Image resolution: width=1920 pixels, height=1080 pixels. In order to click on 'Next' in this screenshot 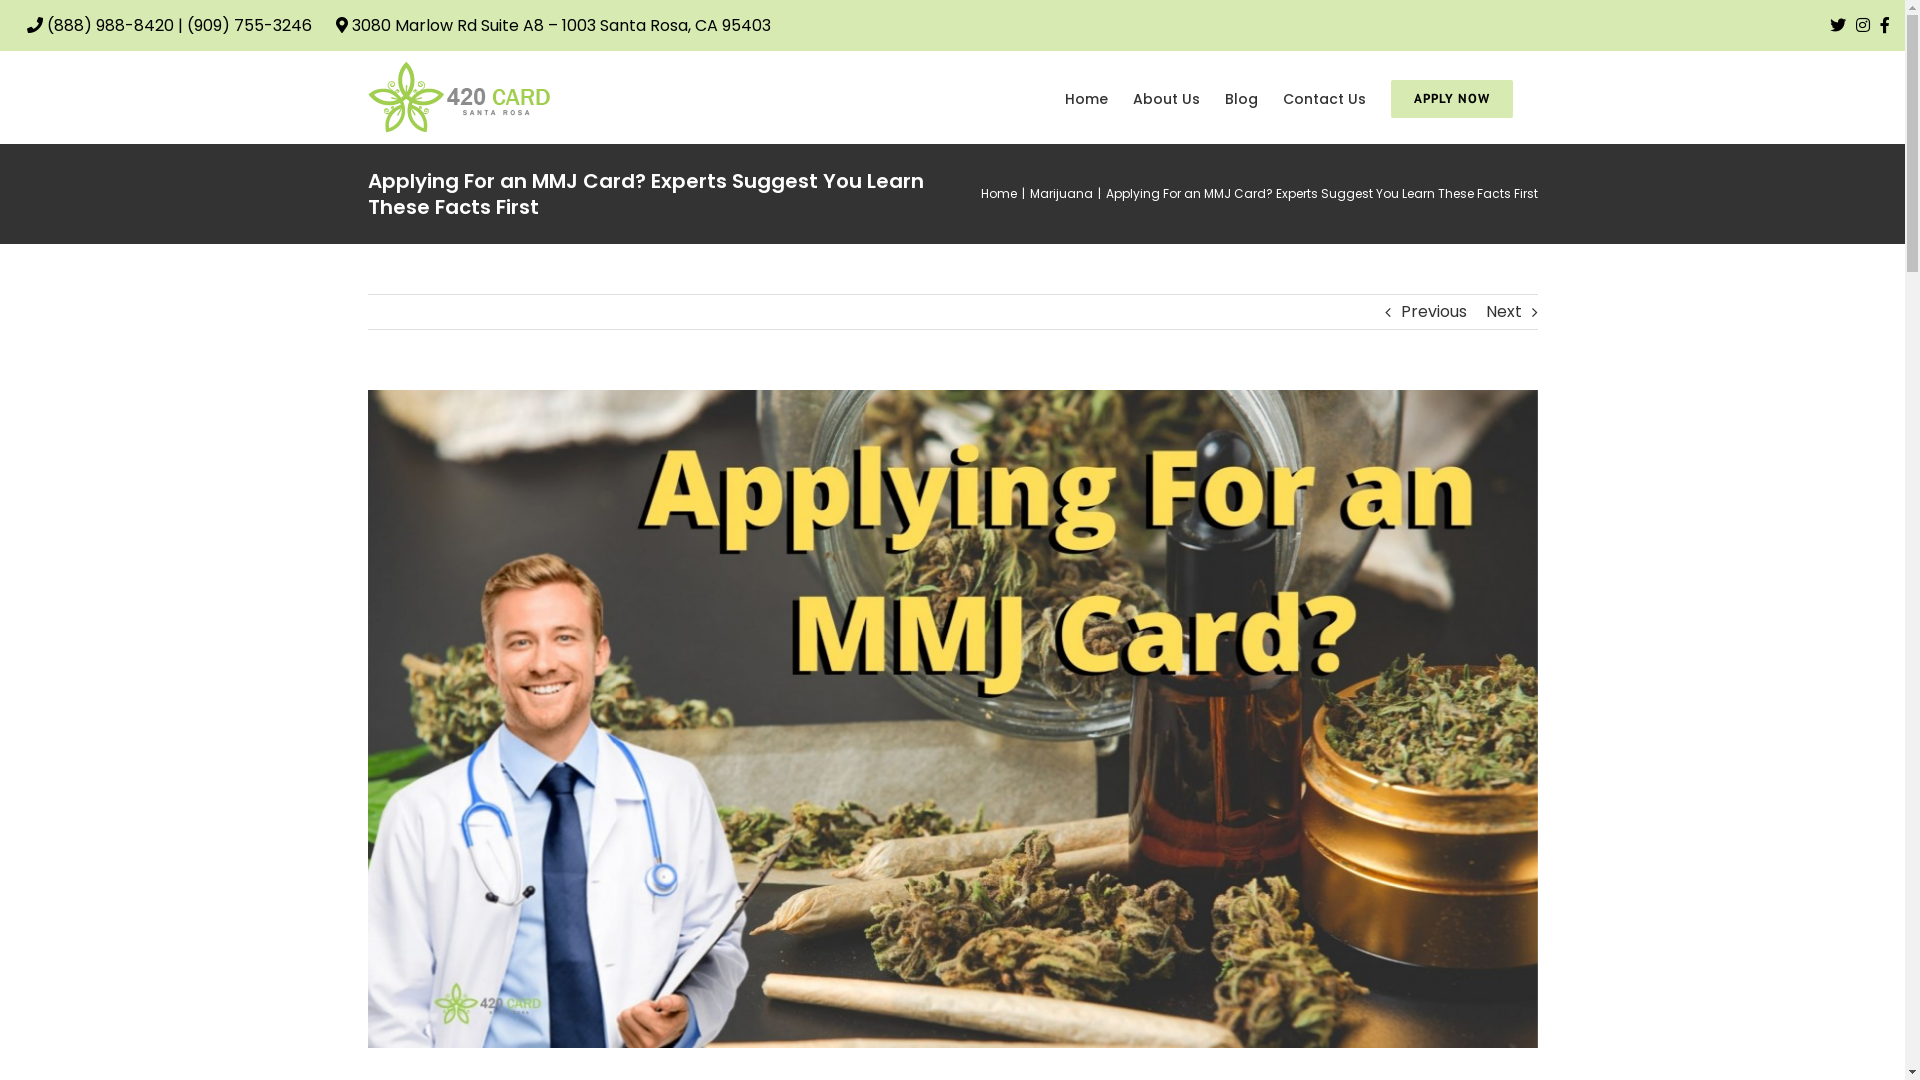, I will do `click(1503, 312)`.